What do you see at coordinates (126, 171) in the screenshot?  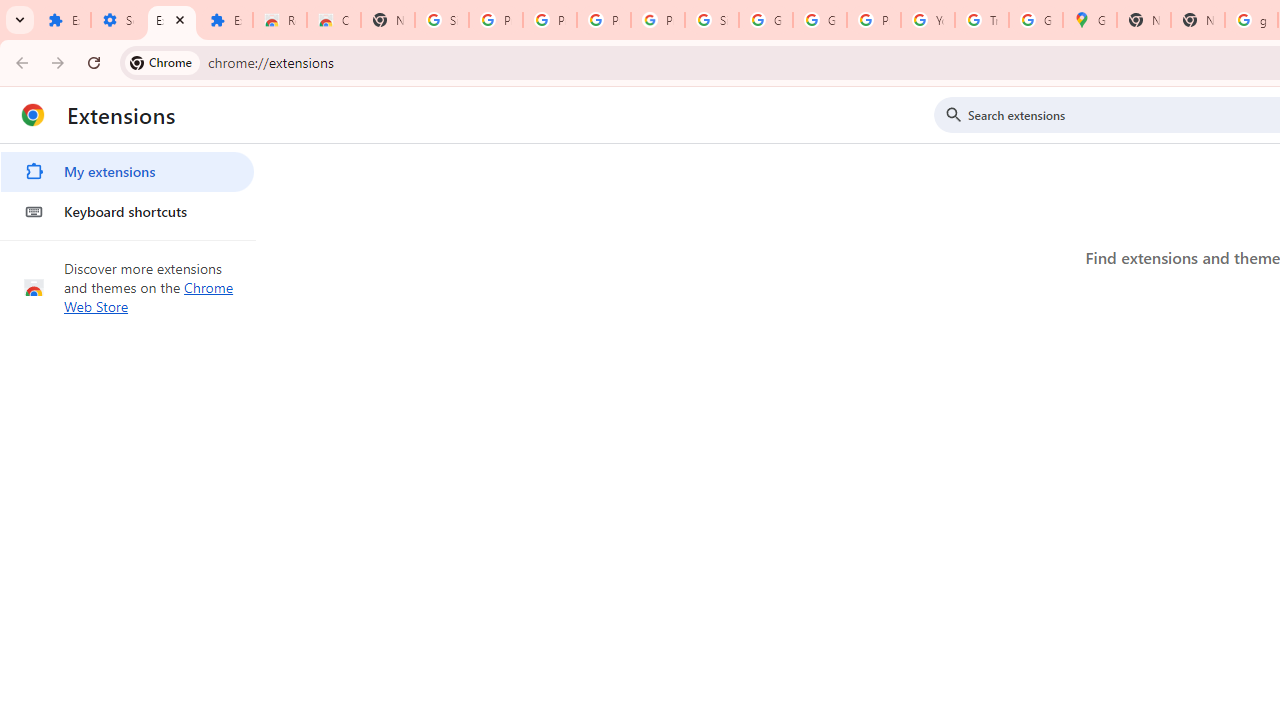 I see `'My extensions'` at bounding box center [126, 171].